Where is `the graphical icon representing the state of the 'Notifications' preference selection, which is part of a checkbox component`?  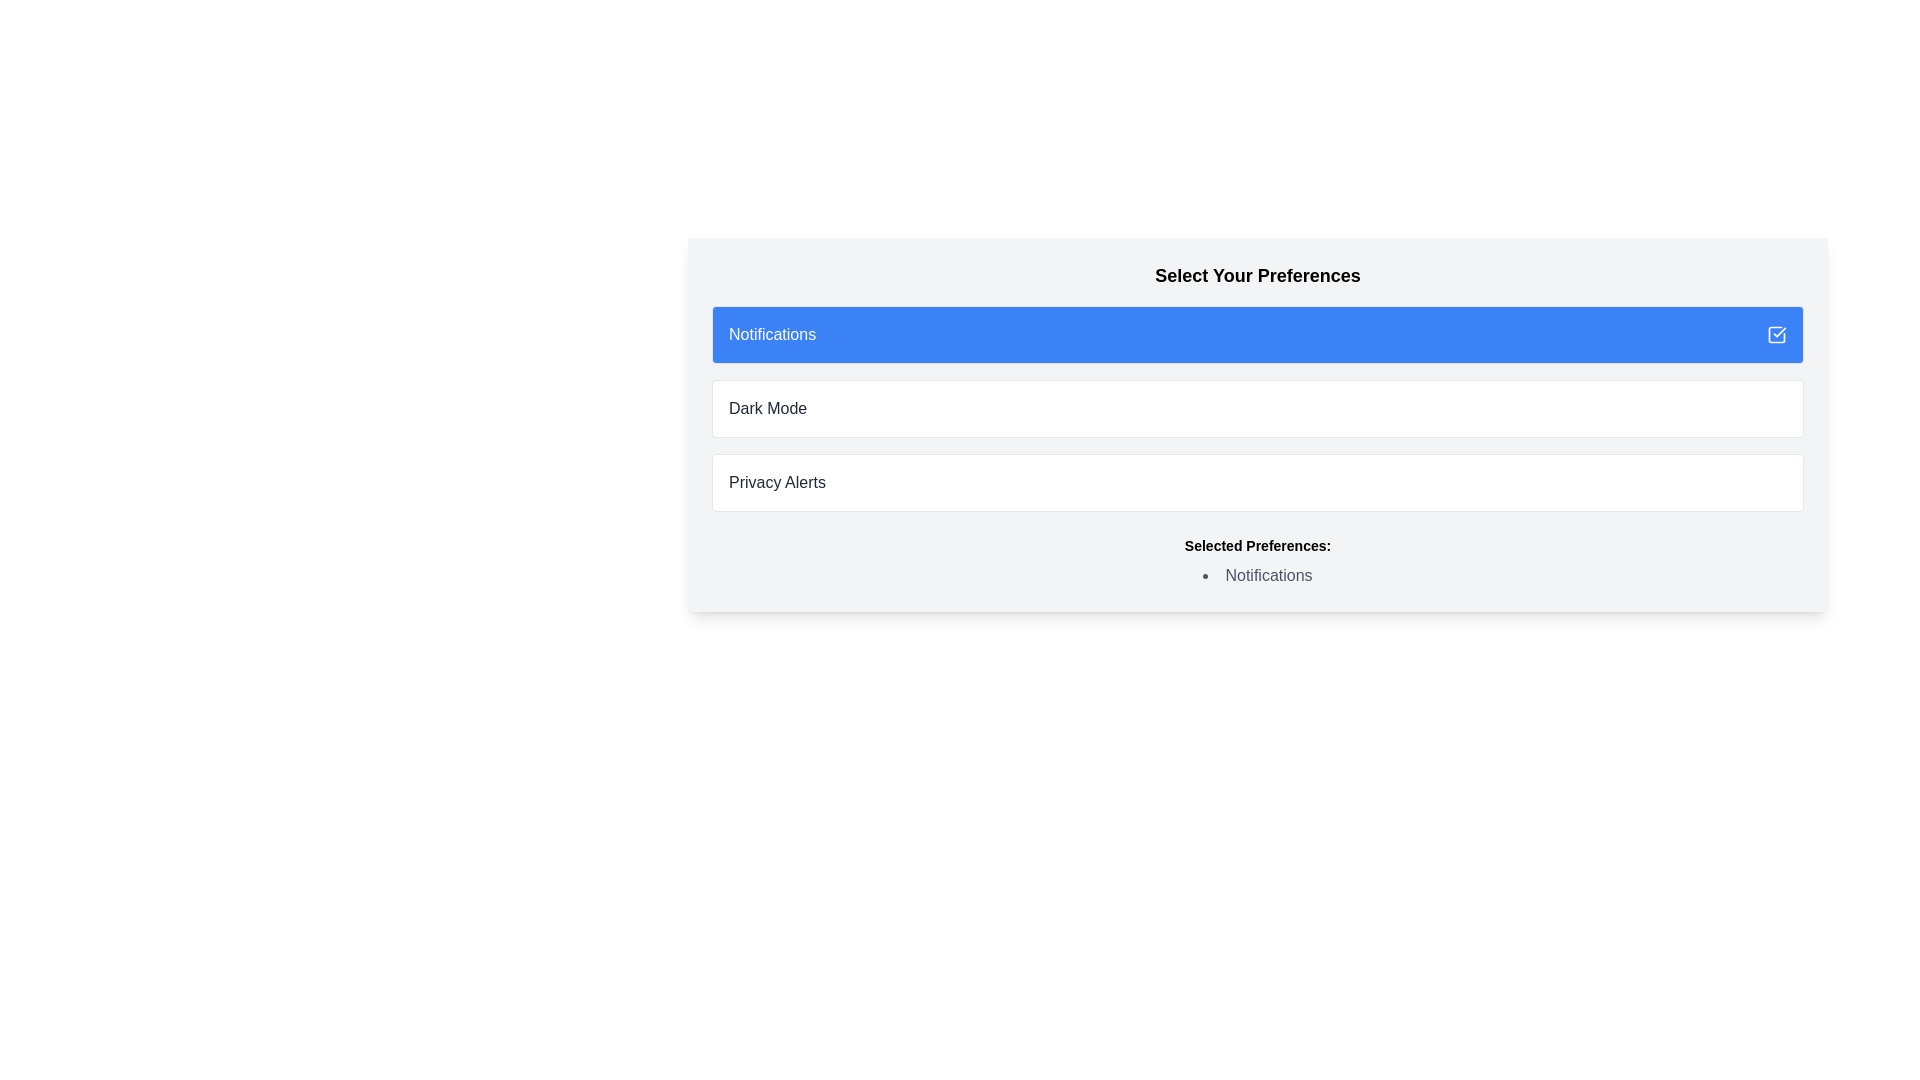
the graphical icon representing the state of the 'Notifications' preference selection, which is part of a checkbox component is located at coordinates (1776, 334).